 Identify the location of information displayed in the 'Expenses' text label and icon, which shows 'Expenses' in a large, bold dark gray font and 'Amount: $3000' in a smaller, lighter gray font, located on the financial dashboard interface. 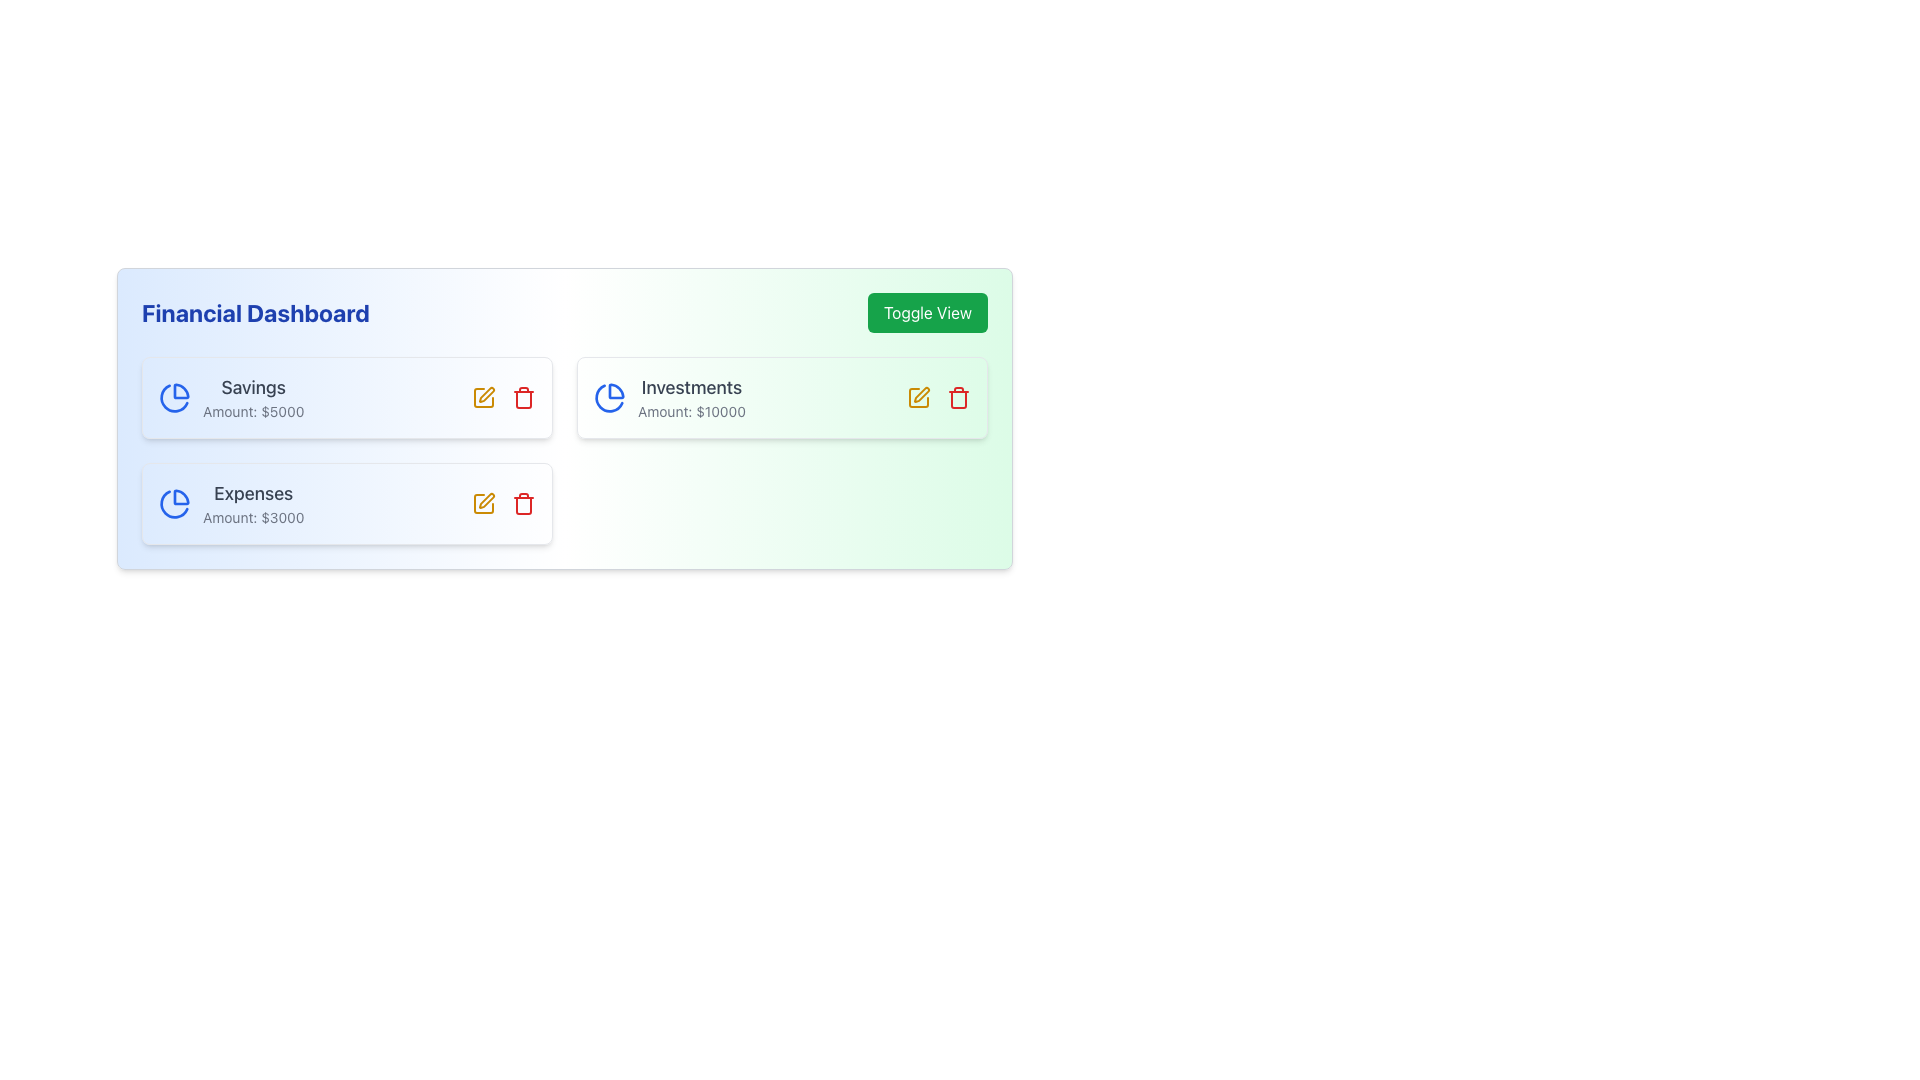
(231, 503).